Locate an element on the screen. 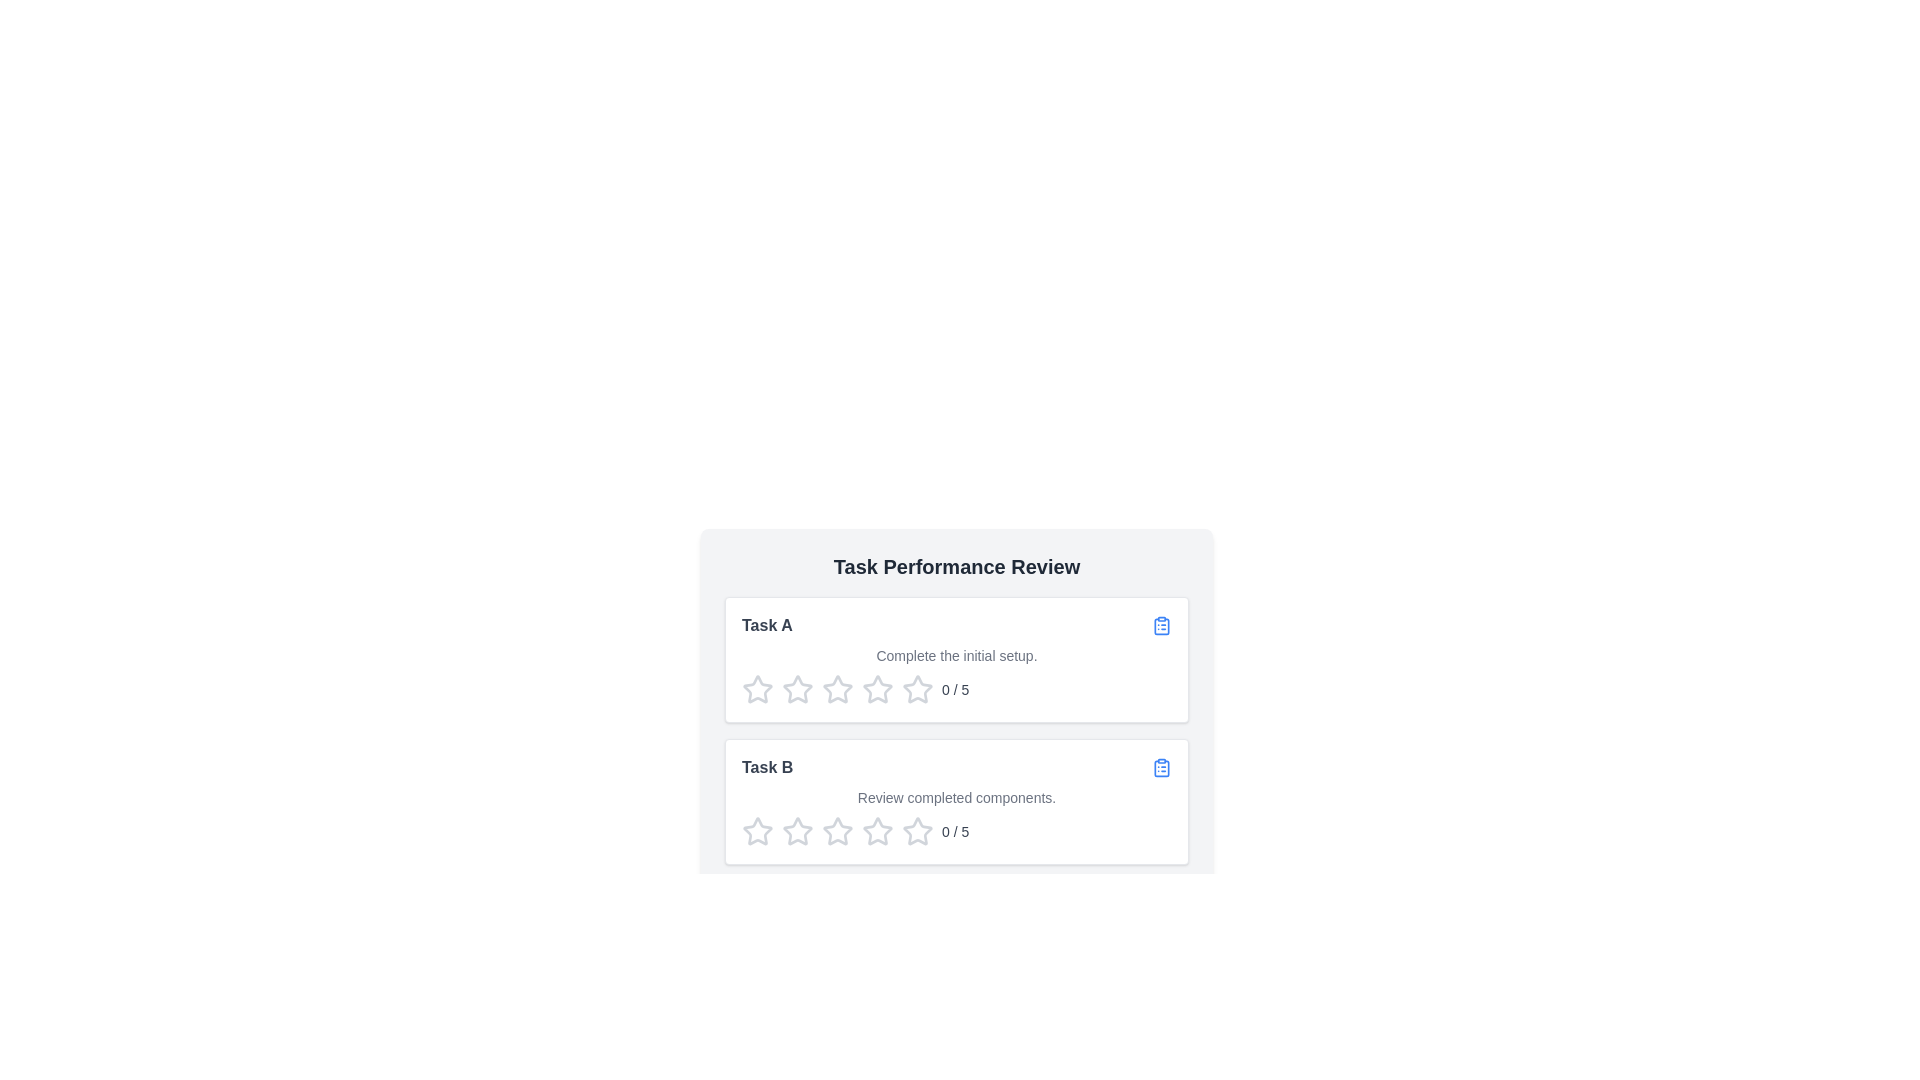 Image resolution: width=1920 pixels, height=1080 pixels. the fourth star icon in the 5-star rating system under the 'Task Performance Review' header is located at coordinates (878, 689).